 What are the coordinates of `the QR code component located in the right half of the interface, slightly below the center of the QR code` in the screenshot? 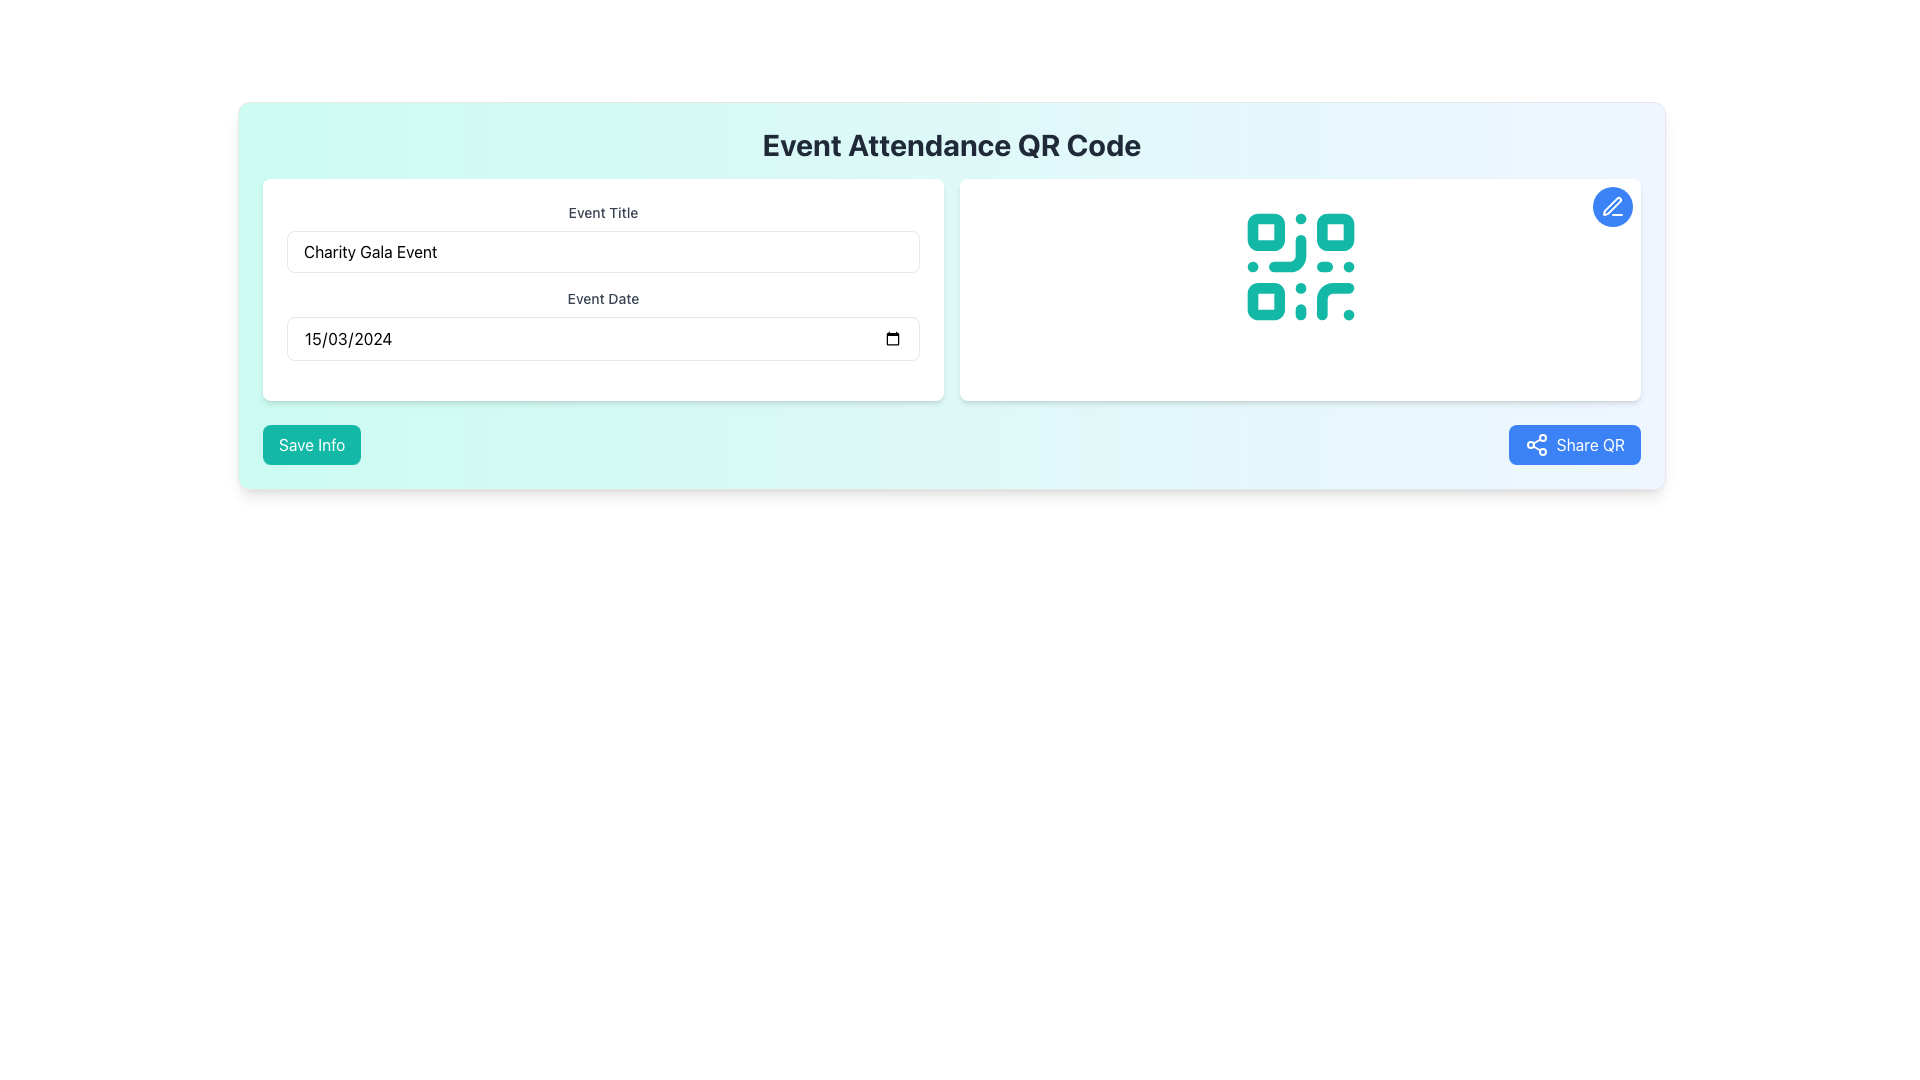 It's located at (1287, 252).